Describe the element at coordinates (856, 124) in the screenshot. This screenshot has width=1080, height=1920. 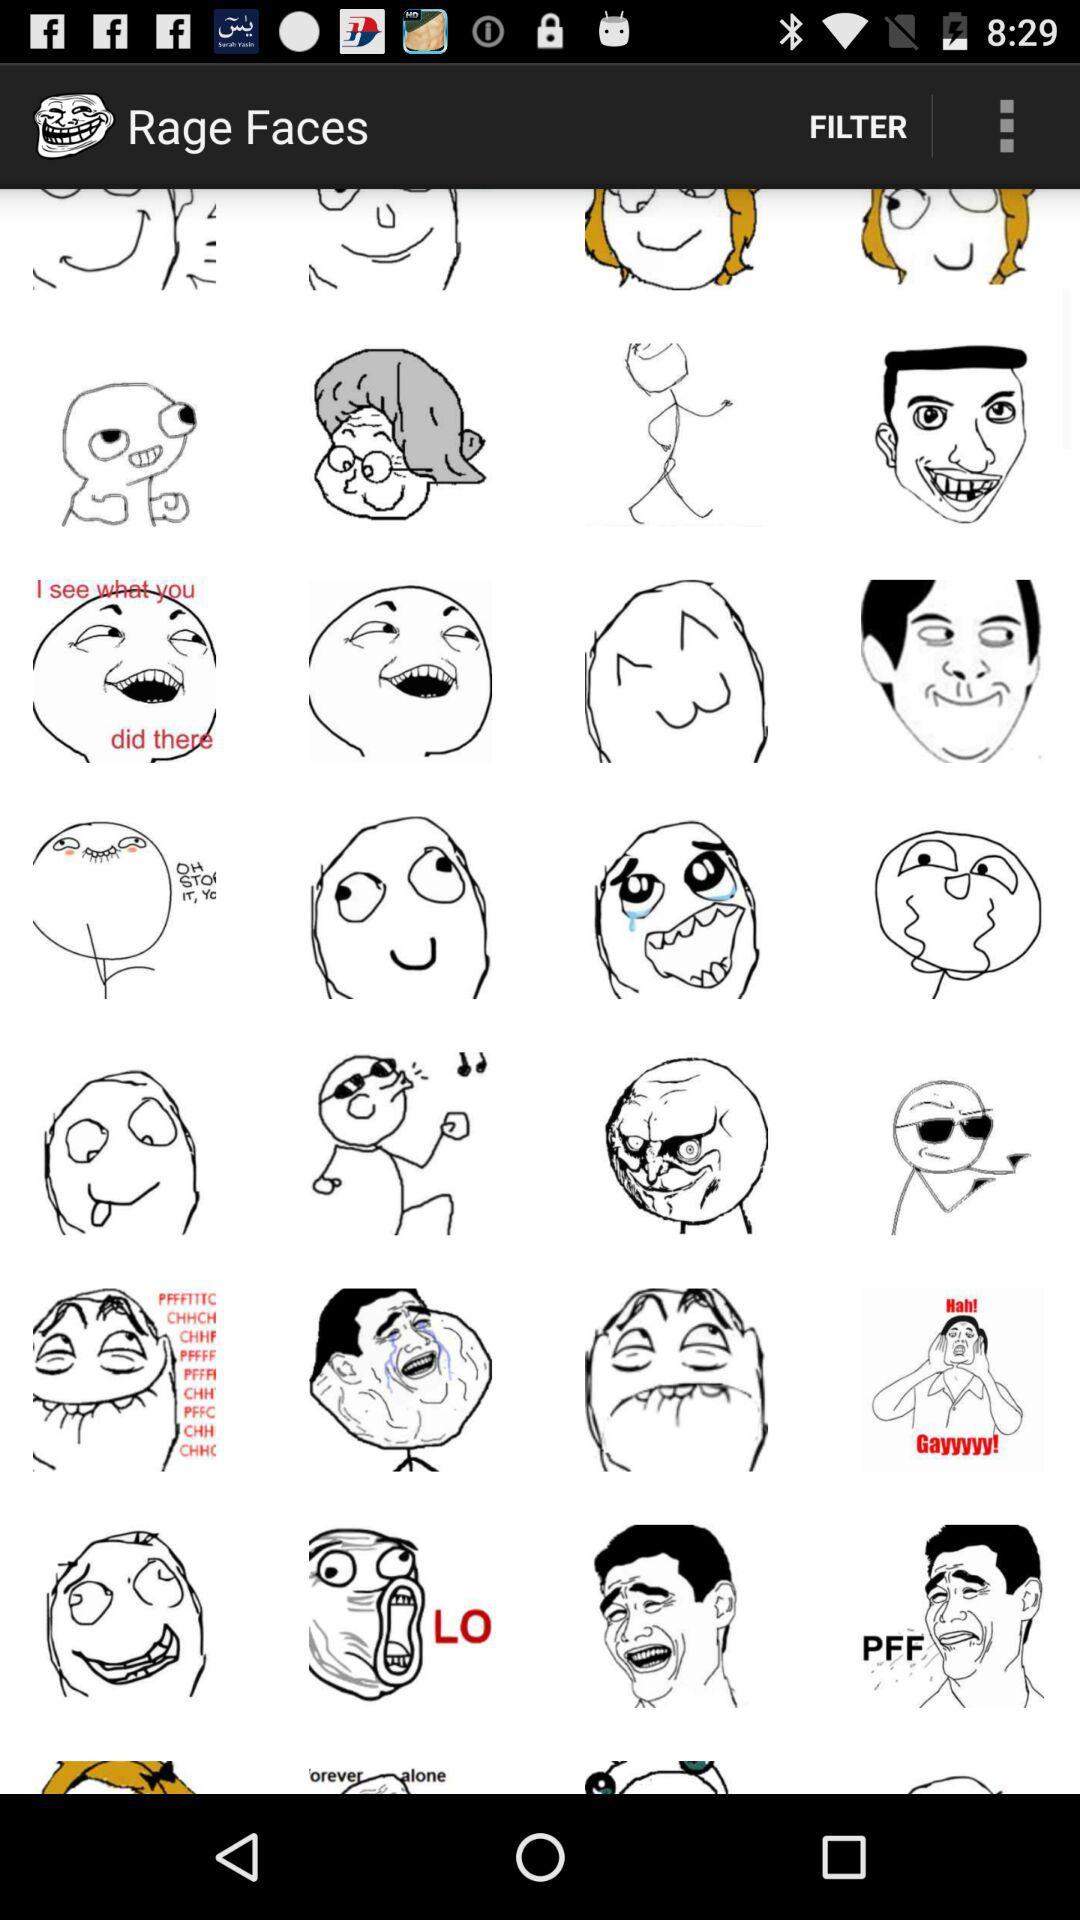
I see `filter item` at that location.